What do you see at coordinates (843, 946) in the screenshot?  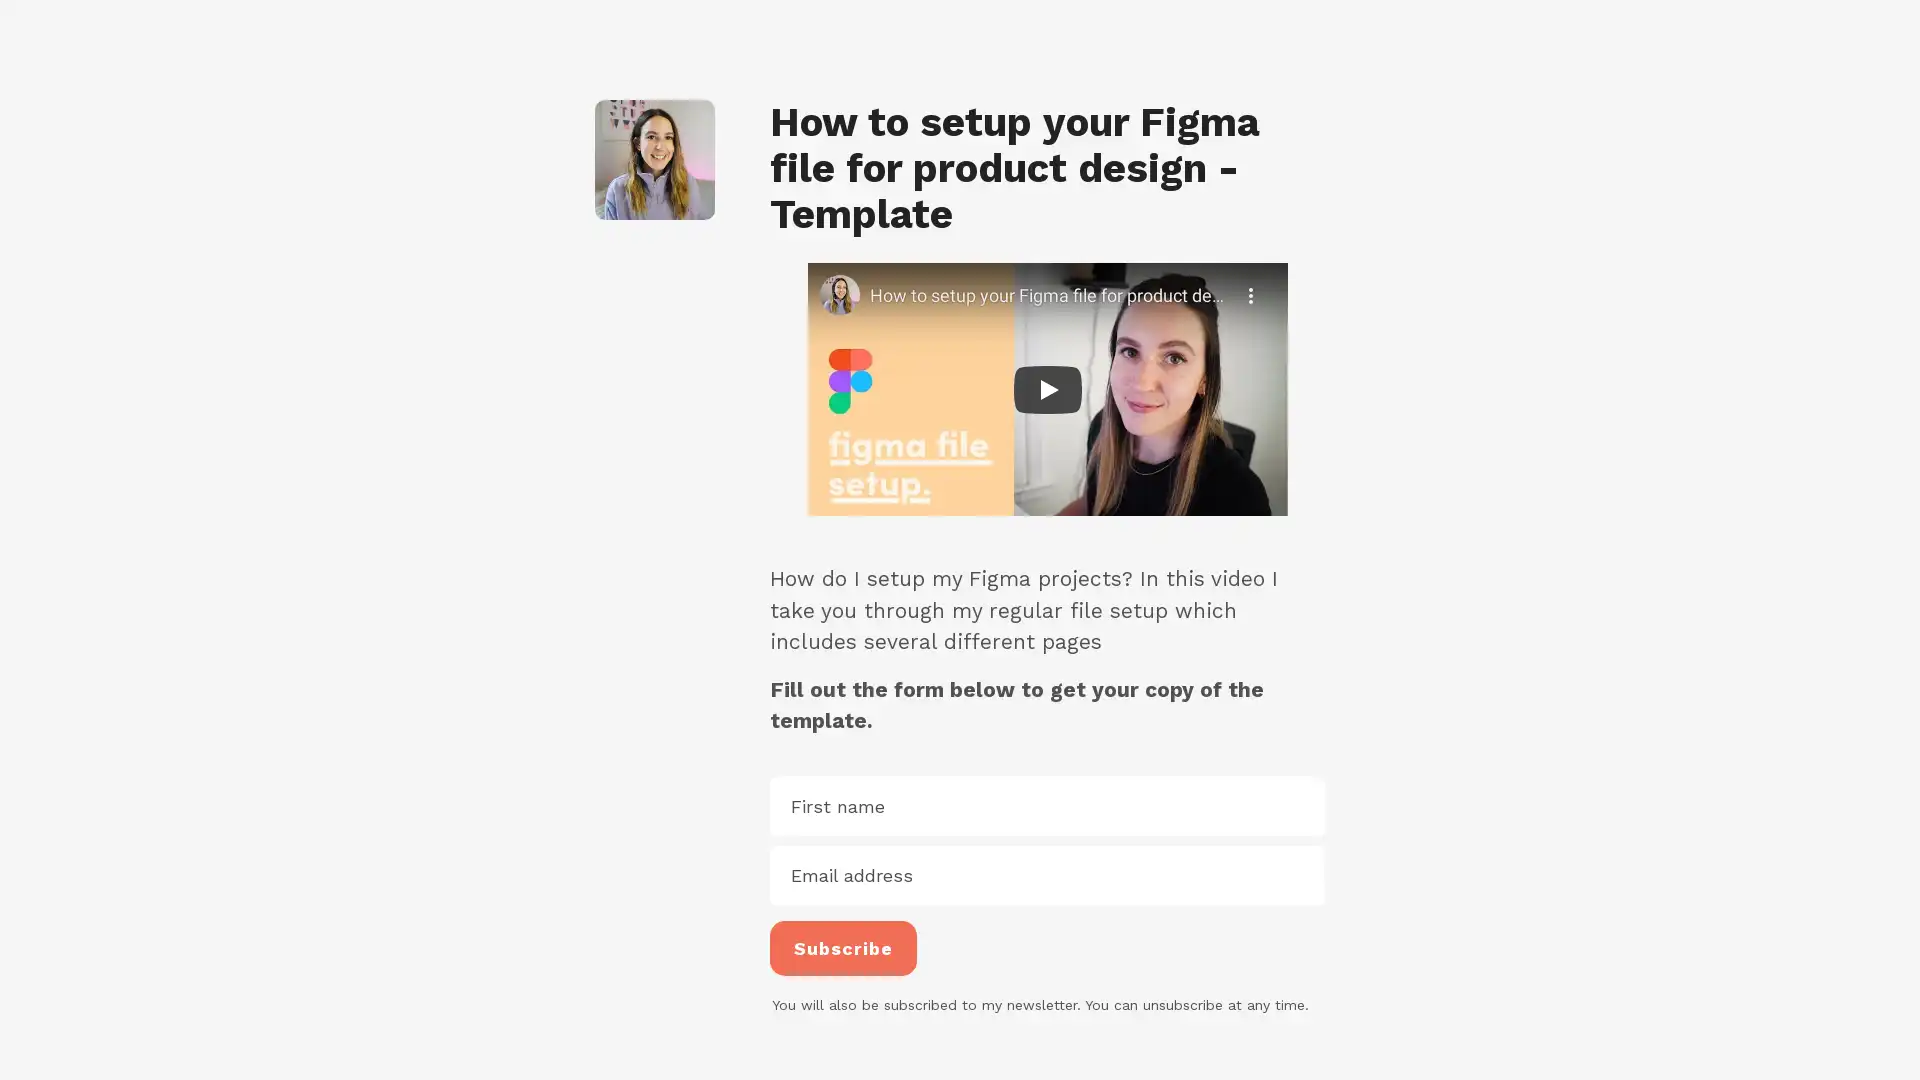 I see `Subscribe` at bounding box center [843, 946].